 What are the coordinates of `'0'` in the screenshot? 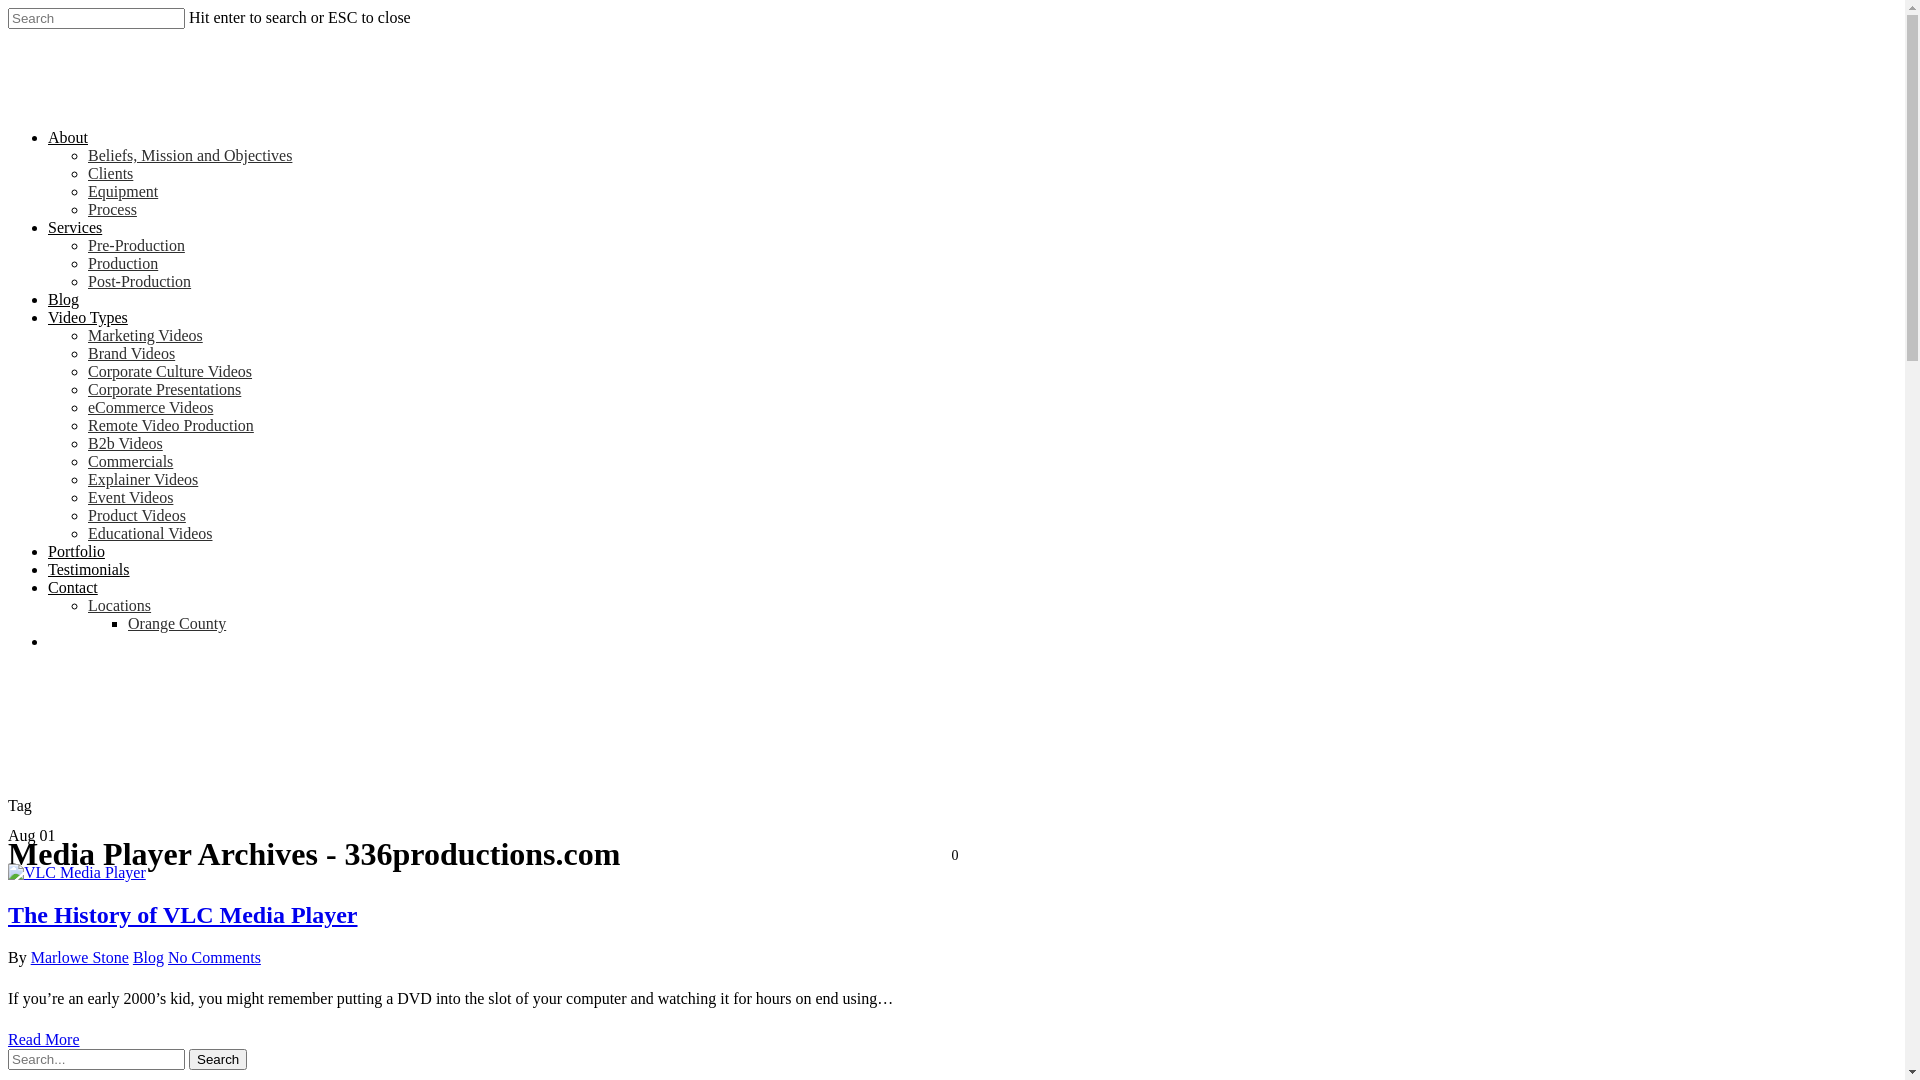 It's located at (950, 855).